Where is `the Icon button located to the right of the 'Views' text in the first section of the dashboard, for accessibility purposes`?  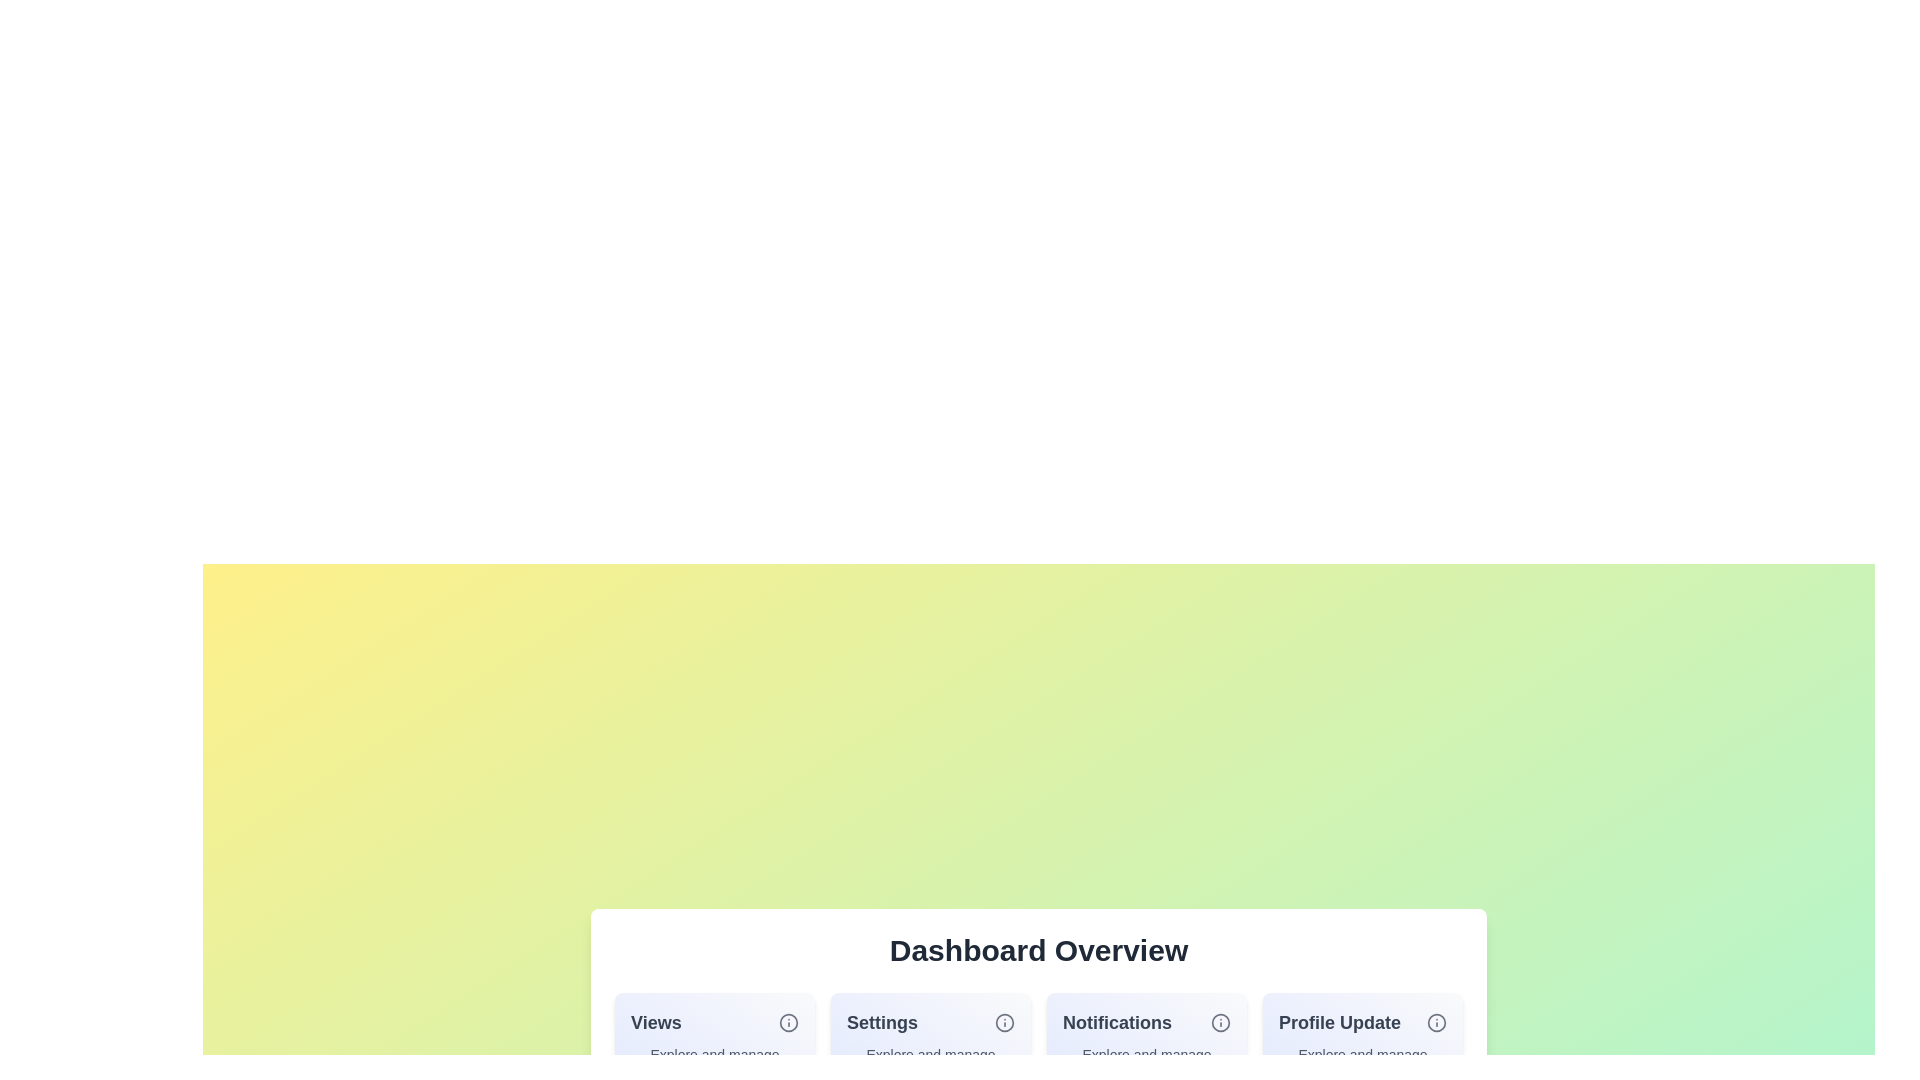 the Icon button located to the right of the 'Views' text in the first section of the dashboard, for accessibility purposes is located at coordinates (787, 1022).